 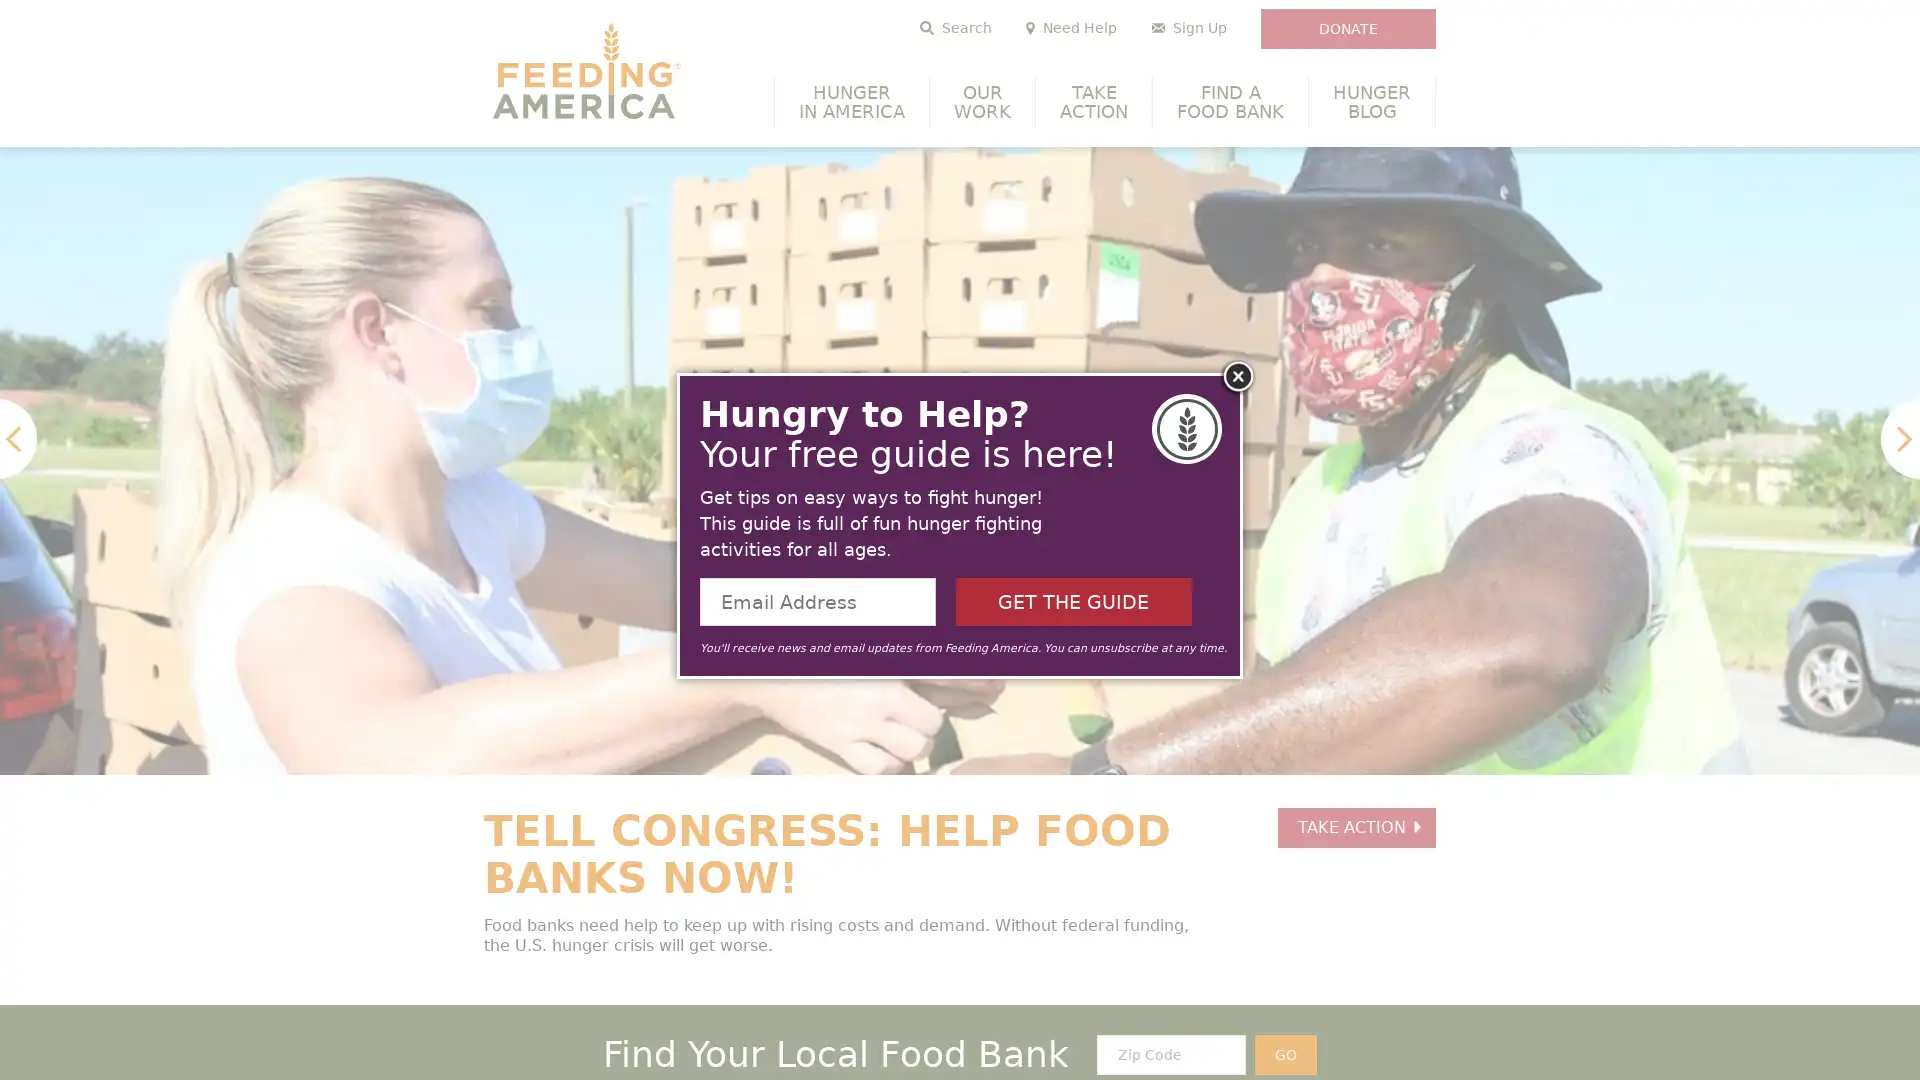 I want to click on Sign up for our Newsletter, so click(x=1189, y=27).